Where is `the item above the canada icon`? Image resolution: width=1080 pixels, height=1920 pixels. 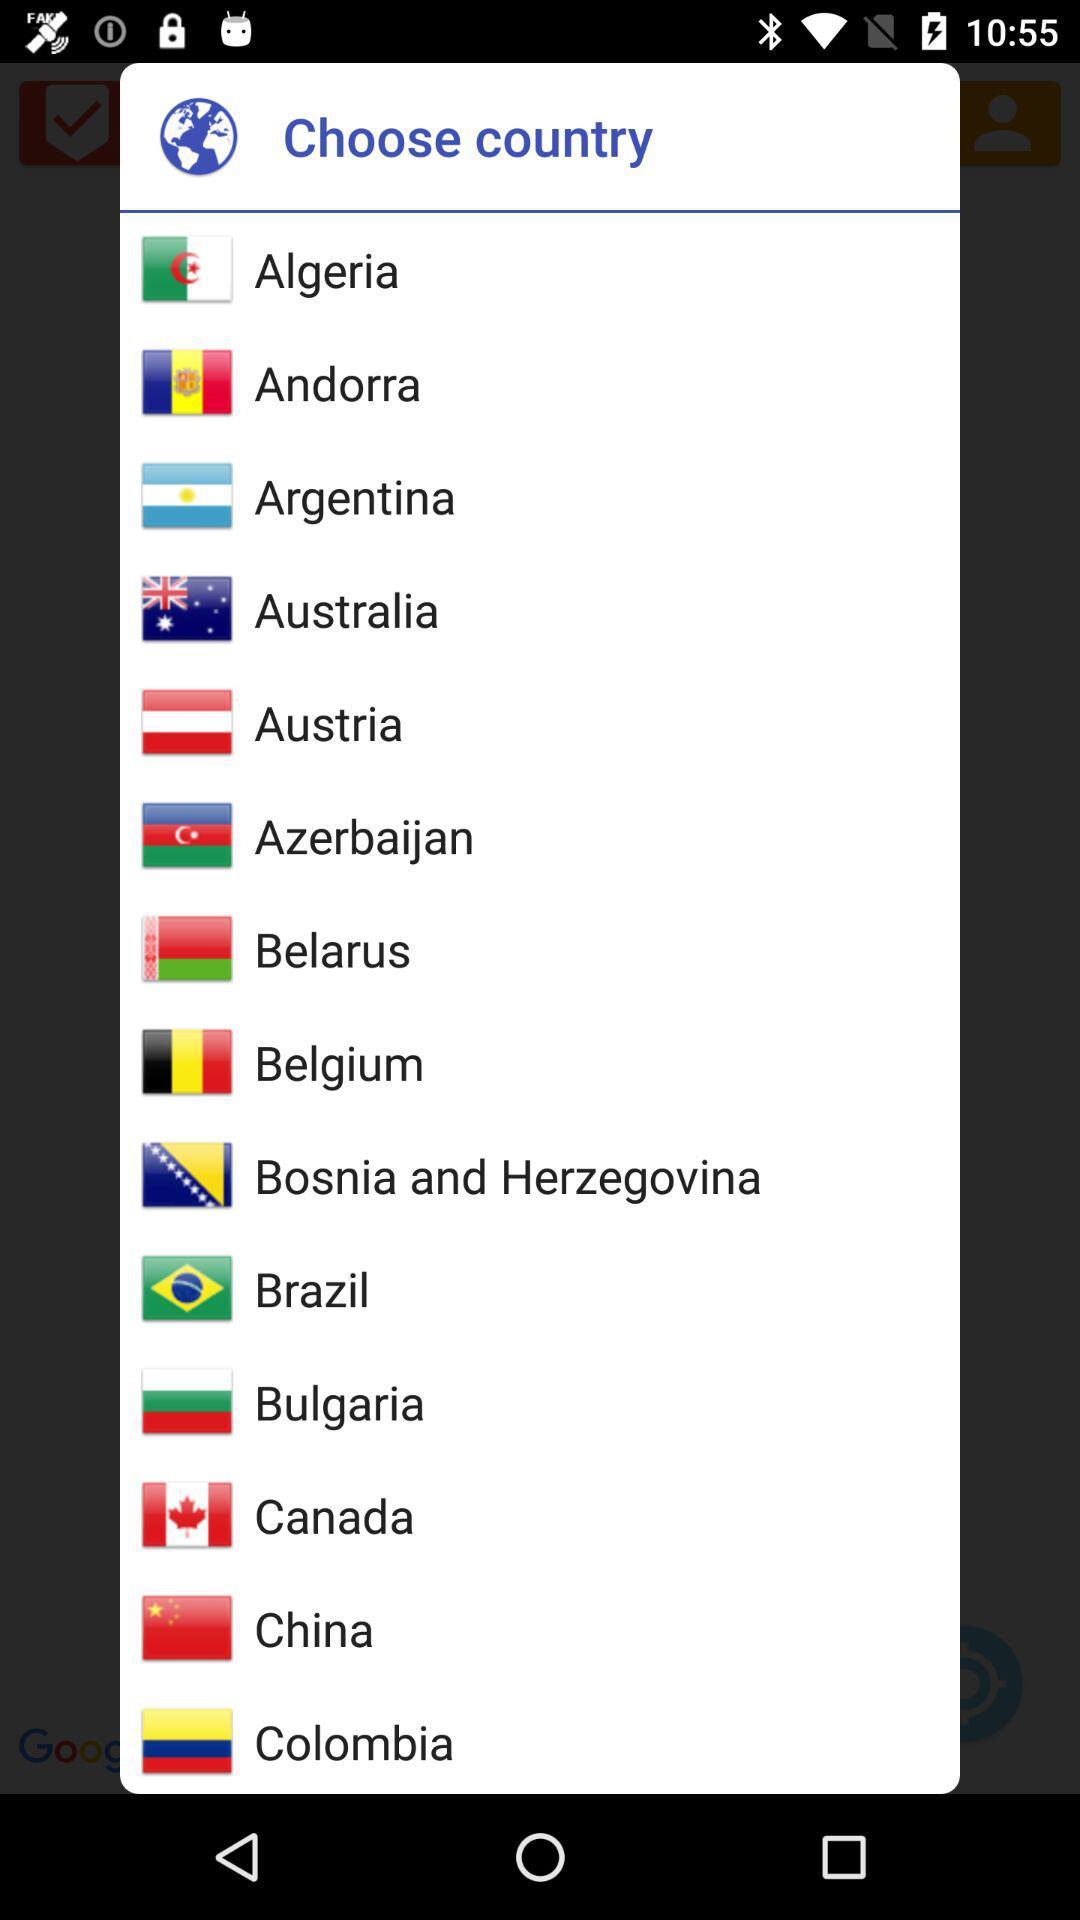 the item above the canada icon is located at coordinates (338, 1401).